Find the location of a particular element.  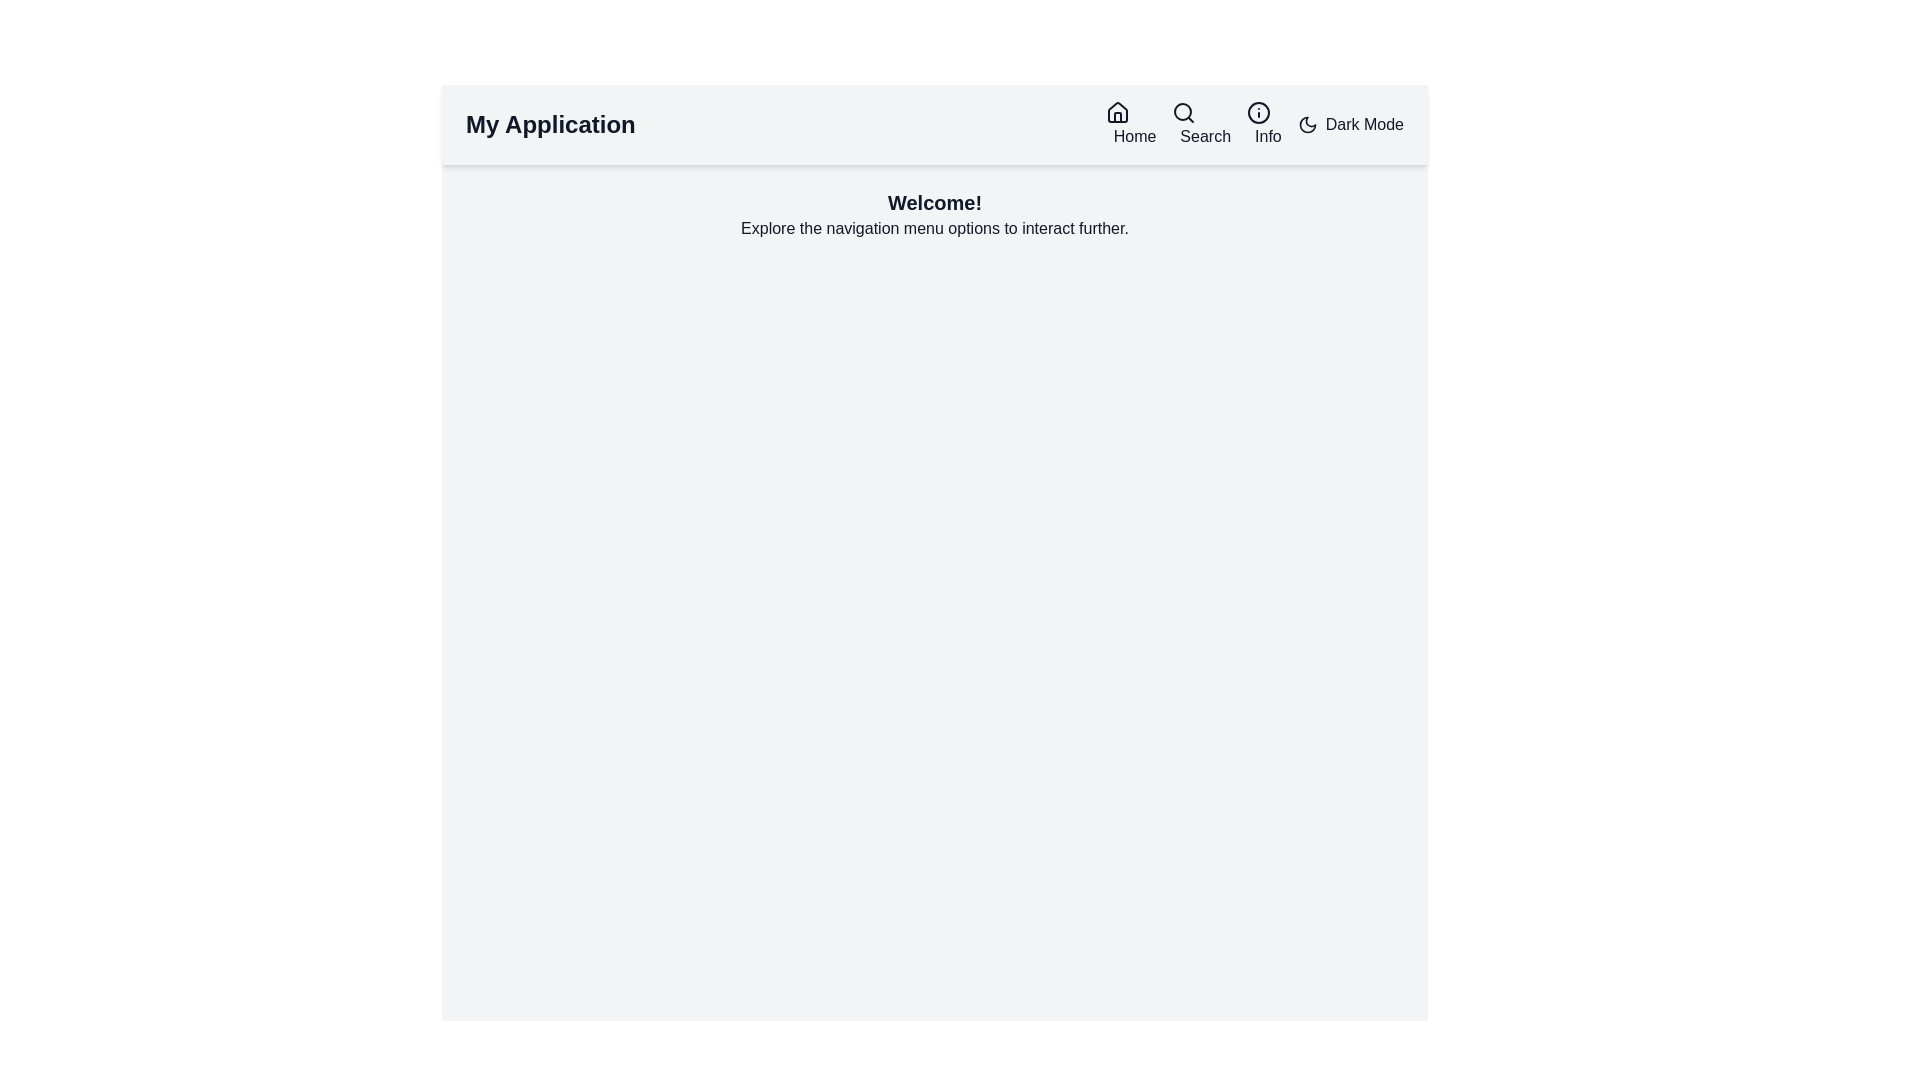

the house icon in the navigation bar is located at coordinates (1116, 112).